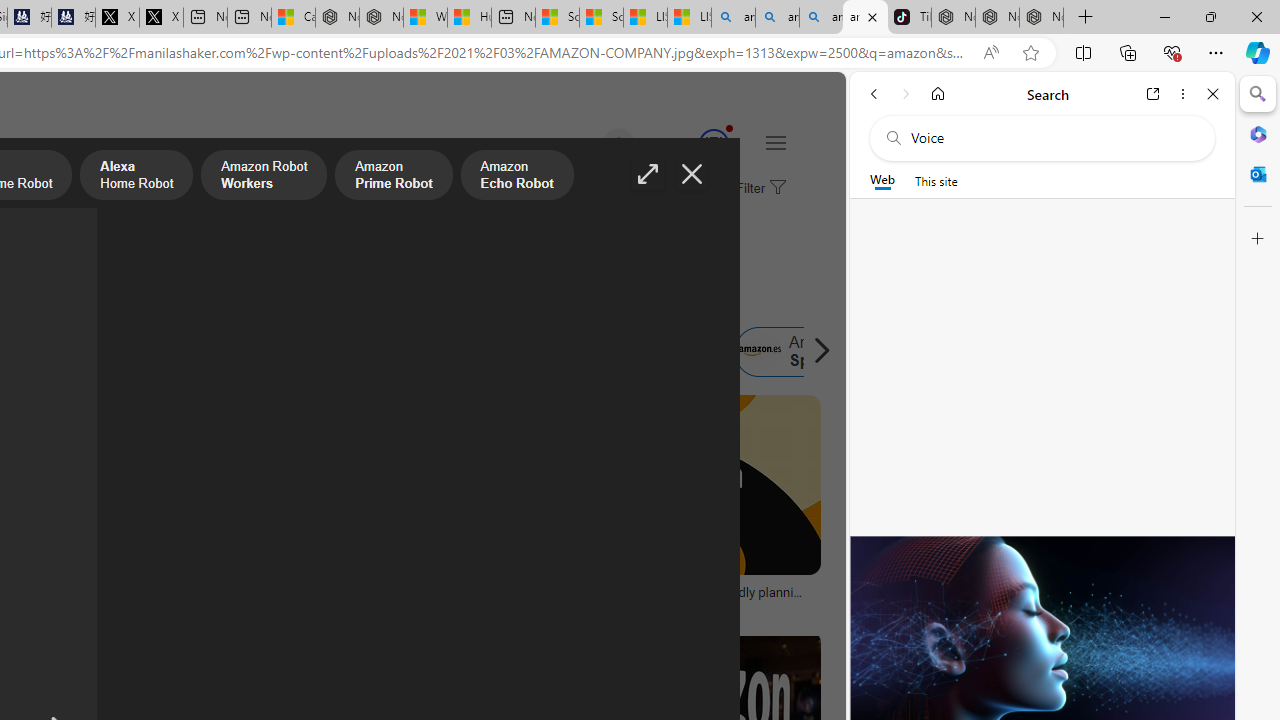 This screenshot has width=1280, height=720. Describe the element at coordinates (1257, 238) in the screenshot. I see `'Customize'` at that location.